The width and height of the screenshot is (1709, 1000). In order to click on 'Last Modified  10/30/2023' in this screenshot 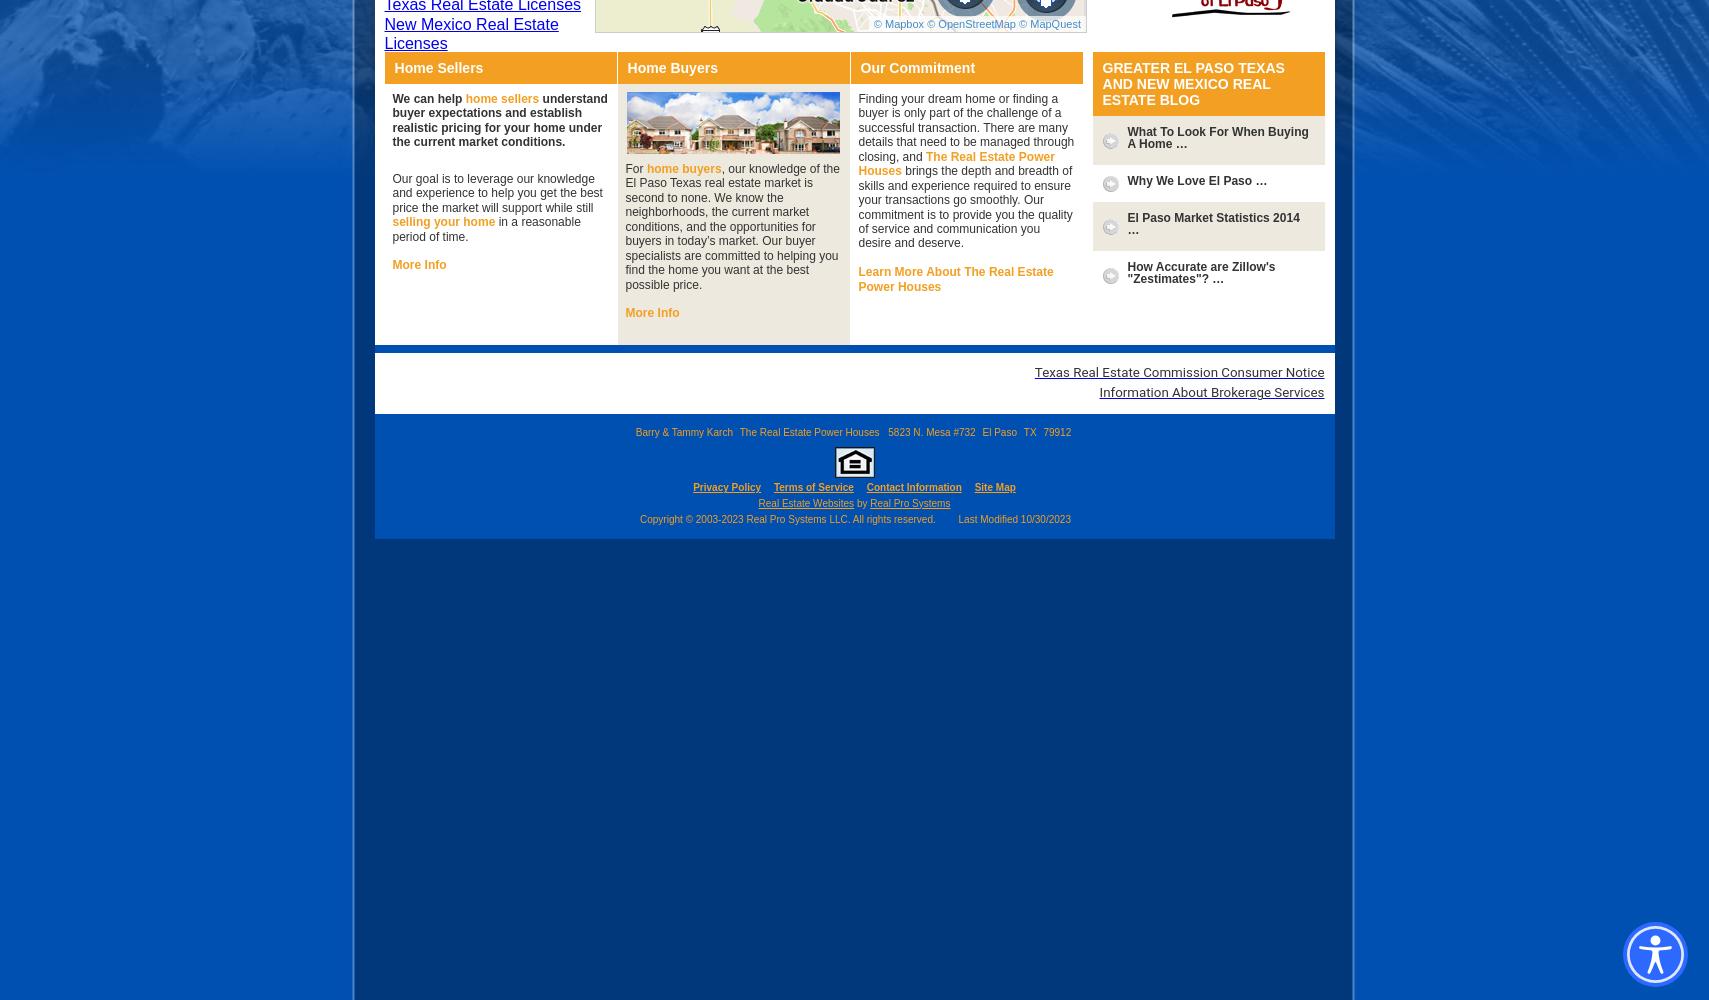, I will do `click(1014, 518)`.